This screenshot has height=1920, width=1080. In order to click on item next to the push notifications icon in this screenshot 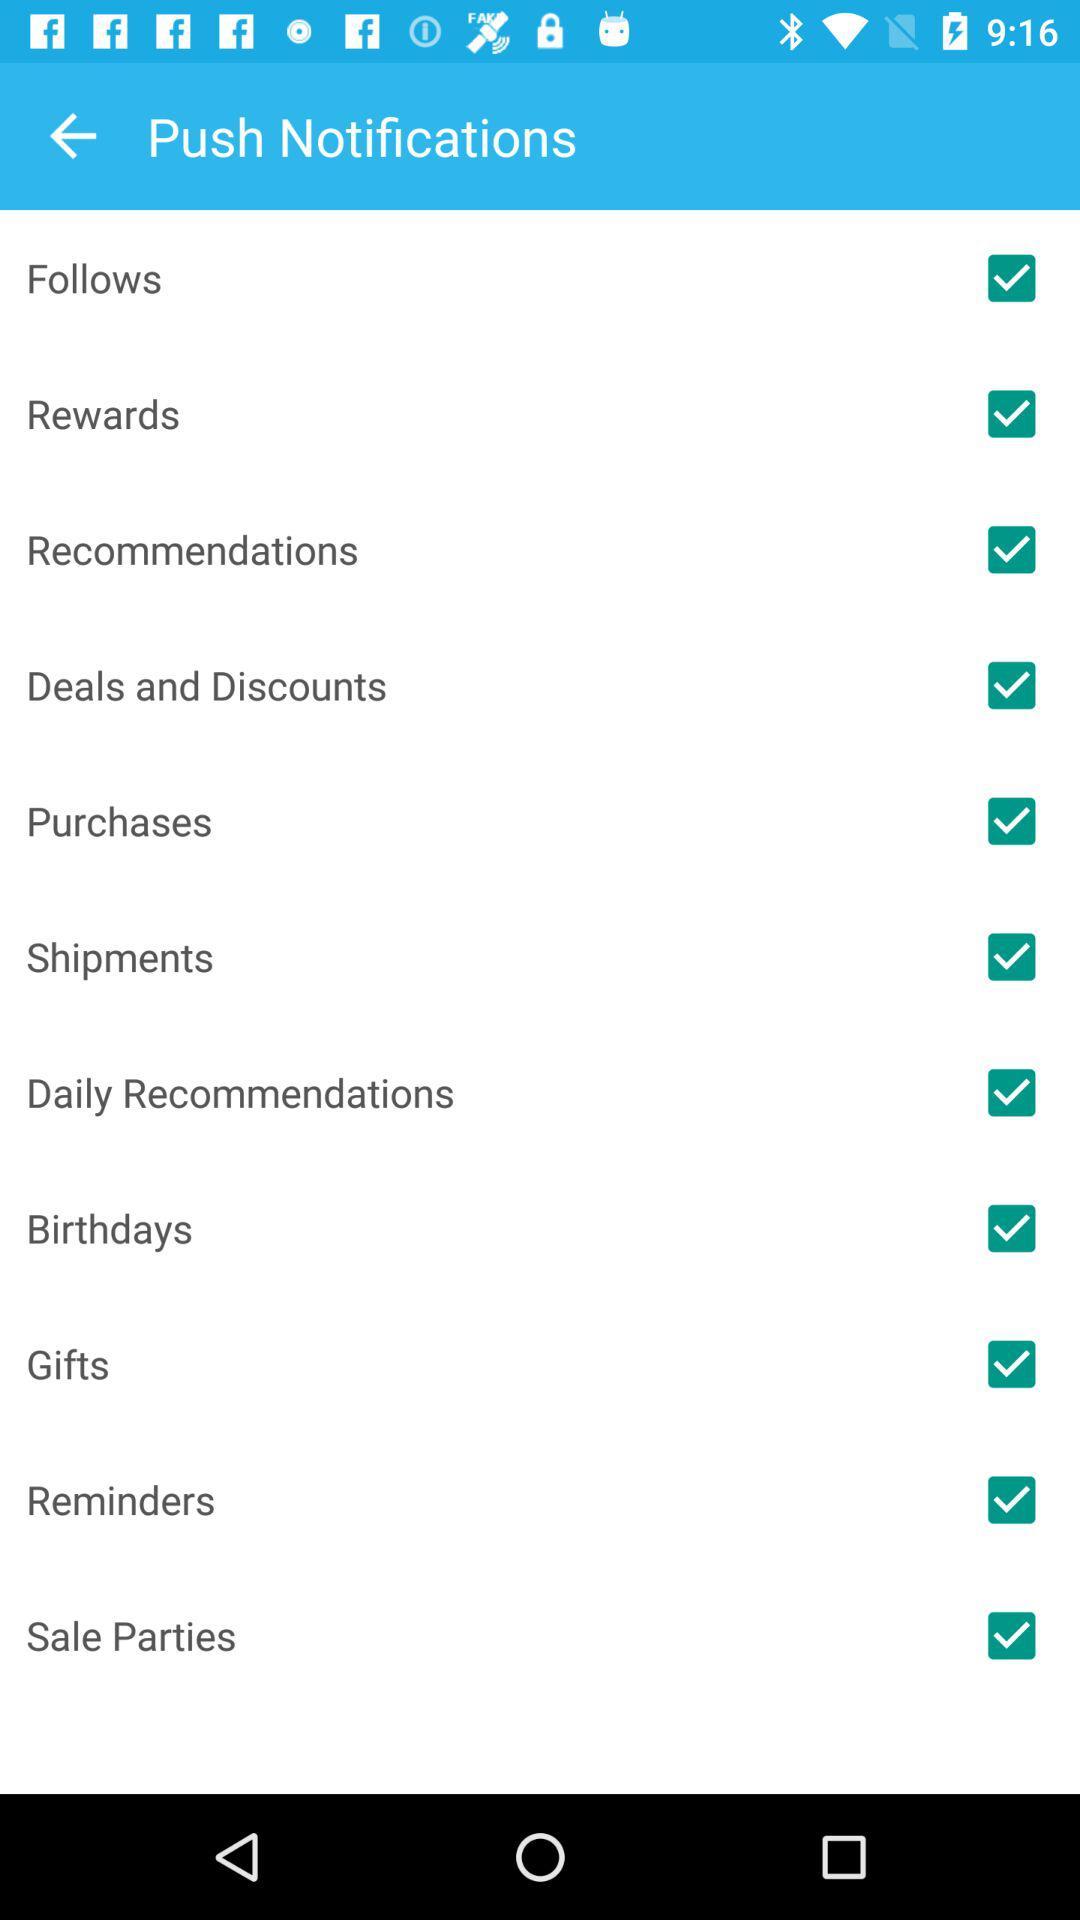, I will do `click(72, 135)`.